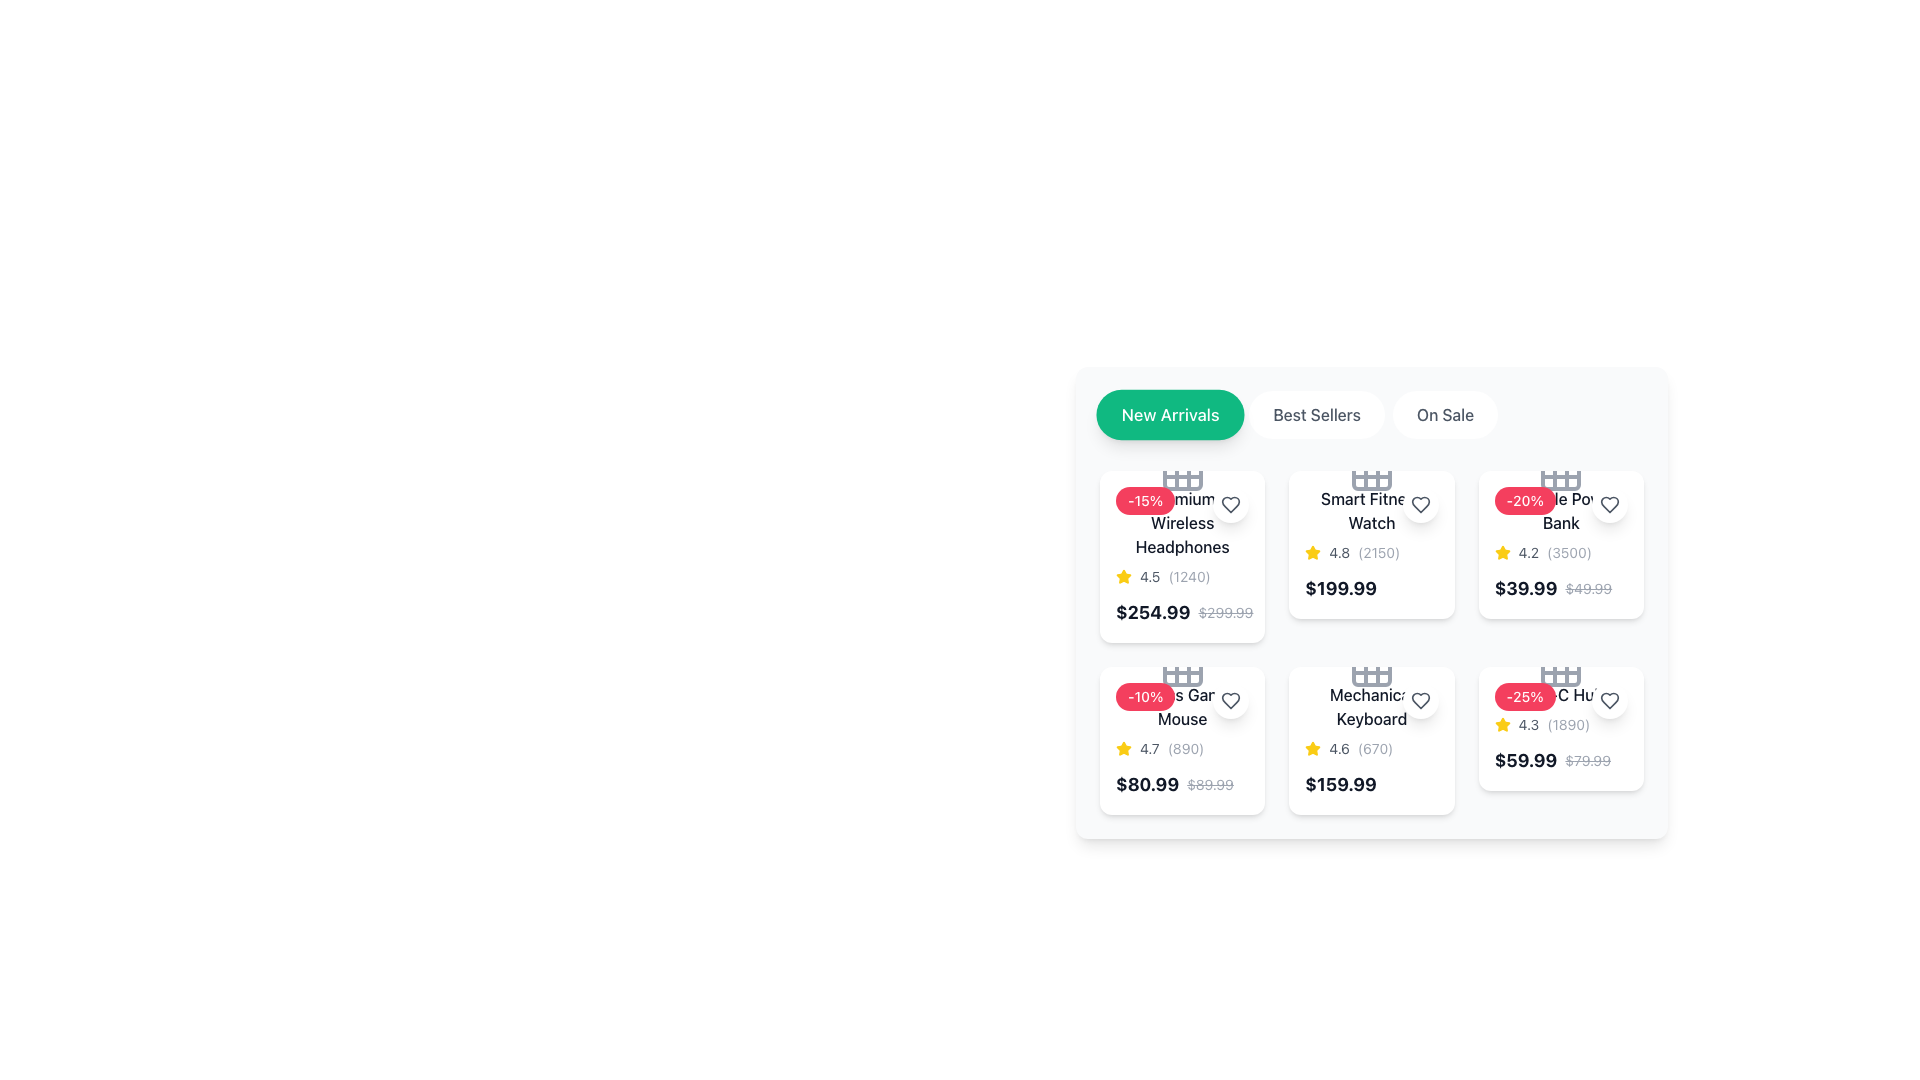 The image size is (1920, 1080). Describe the element at coordinates (1371, 544) in the screenshot. I see `the informational card for the smart fitness watch, located in the center of the second row of the product grid, which is the second product card from the left` at that location.